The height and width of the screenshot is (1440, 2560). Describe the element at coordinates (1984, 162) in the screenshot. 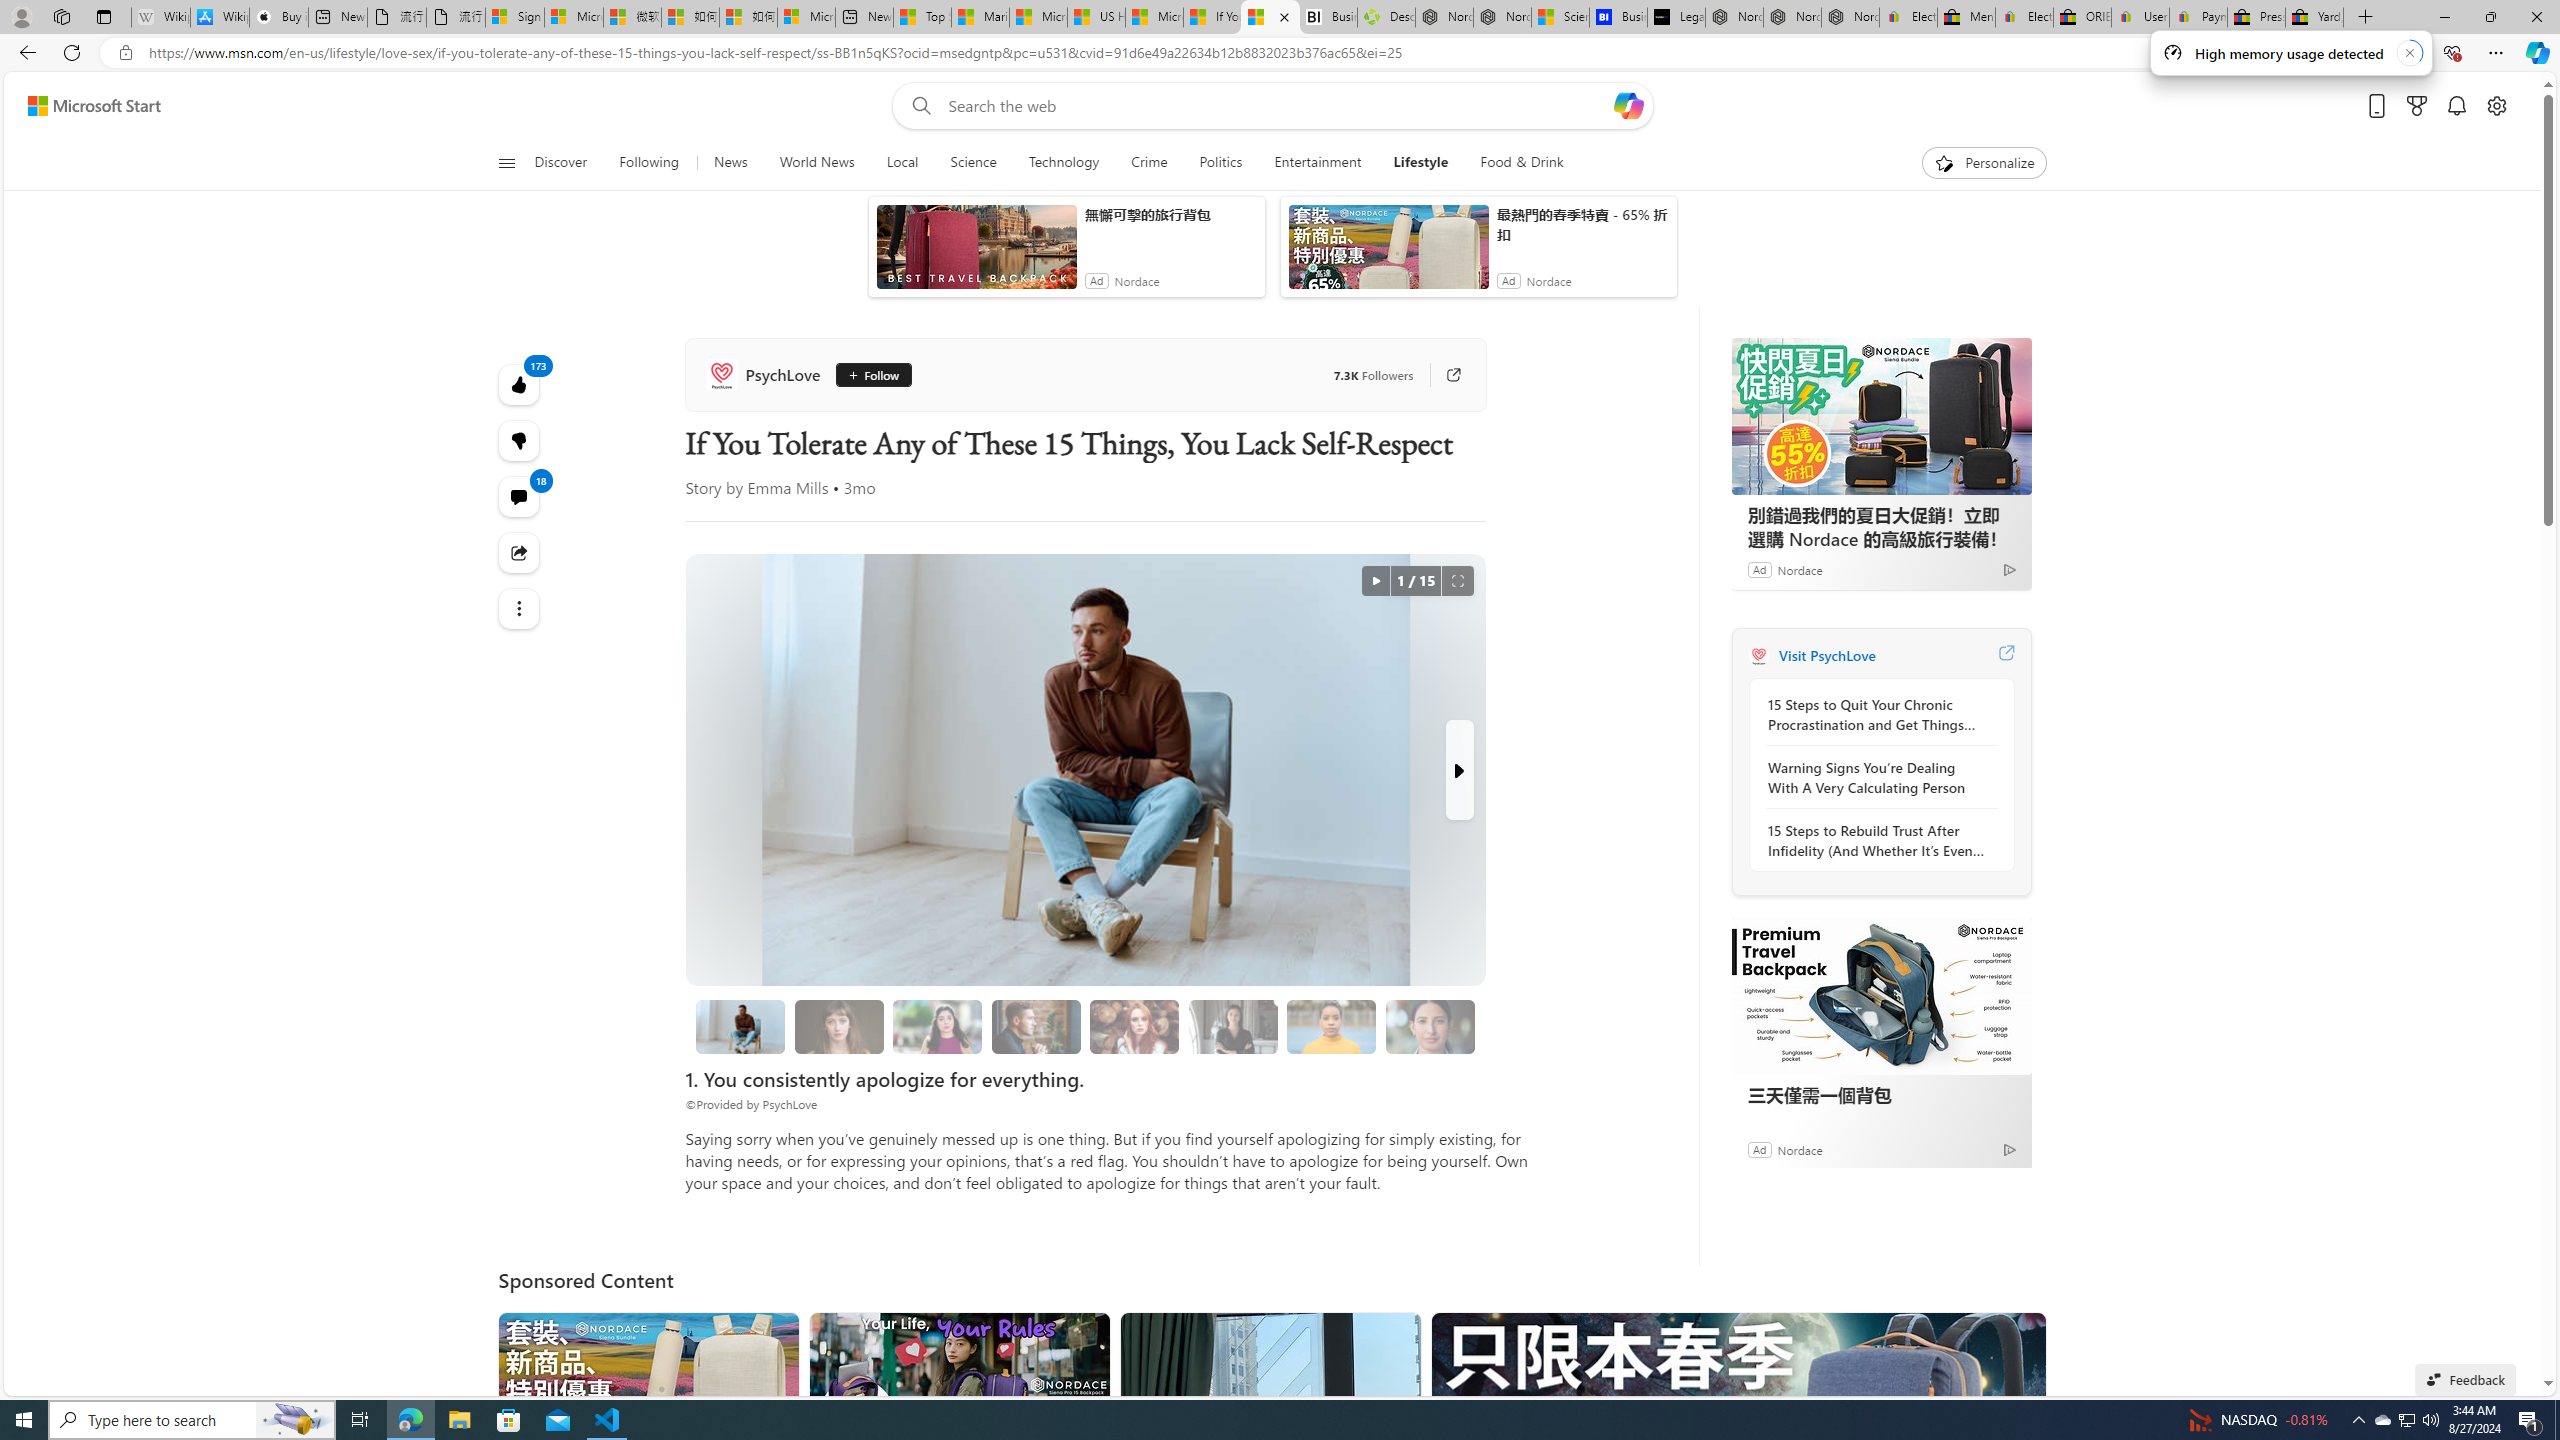

I see `'Personalize'` at that location.